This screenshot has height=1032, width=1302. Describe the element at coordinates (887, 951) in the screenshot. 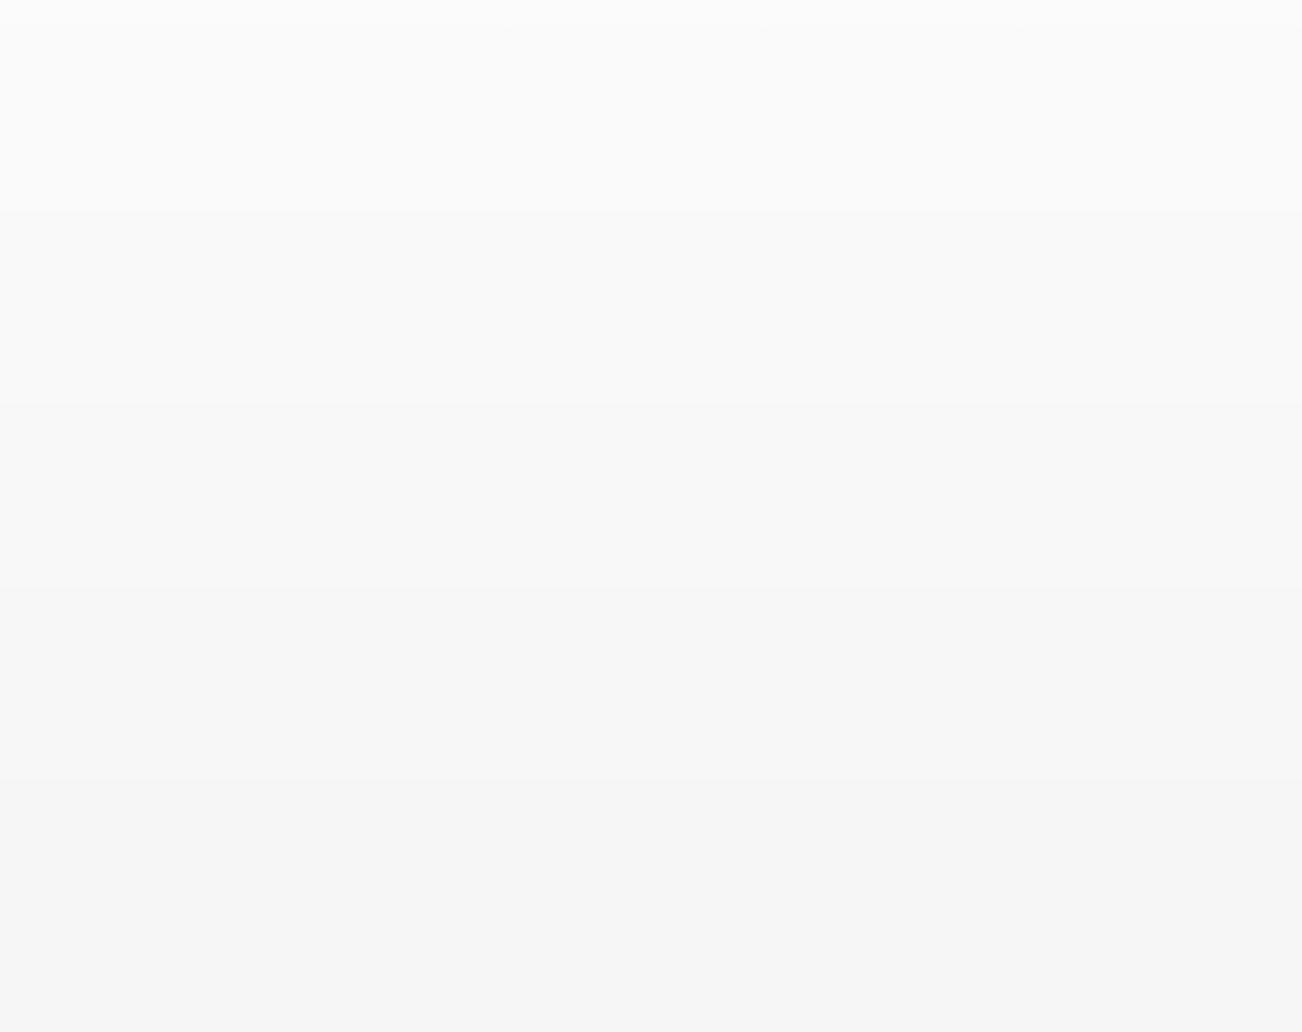

I see `'© 2023 Bentham Science Publishers |'` at that location.